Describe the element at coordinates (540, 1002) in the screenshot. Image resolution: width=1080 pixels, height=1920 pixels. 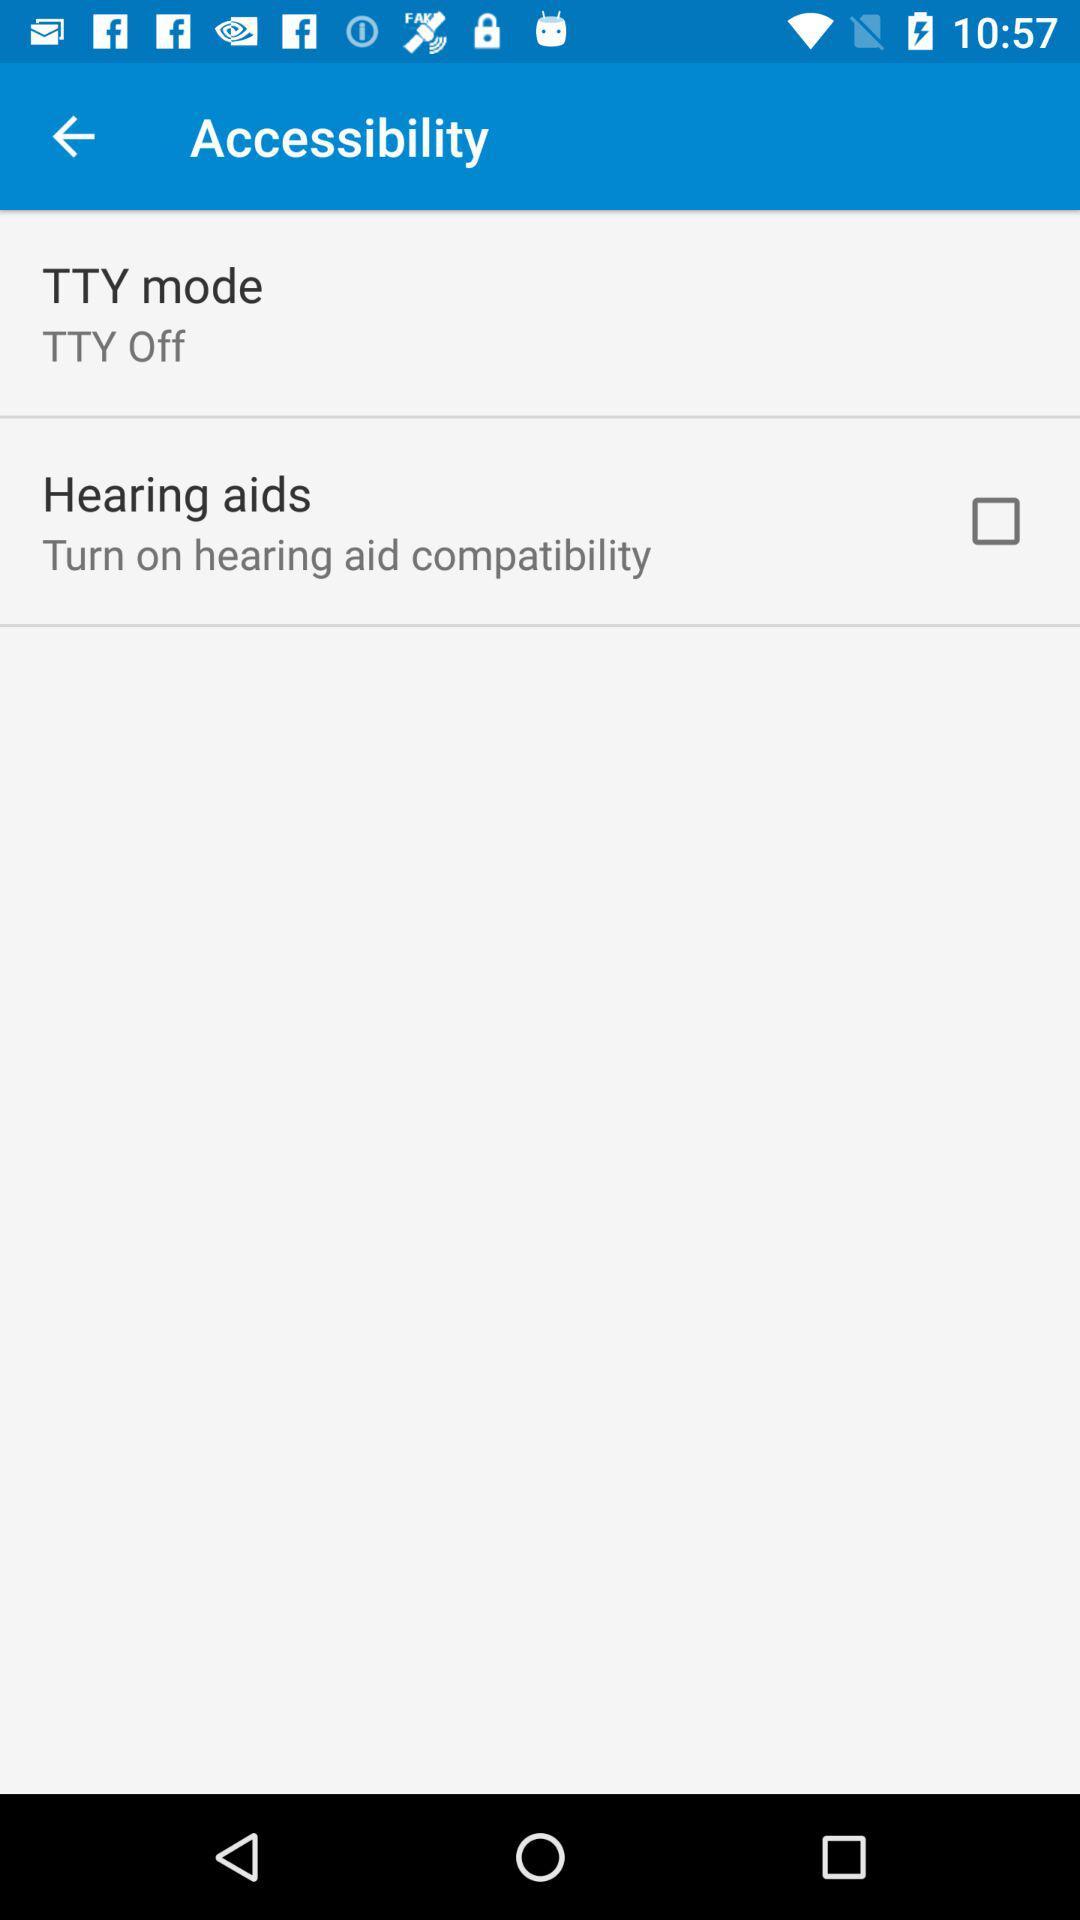
I see `item at the center` at that location.